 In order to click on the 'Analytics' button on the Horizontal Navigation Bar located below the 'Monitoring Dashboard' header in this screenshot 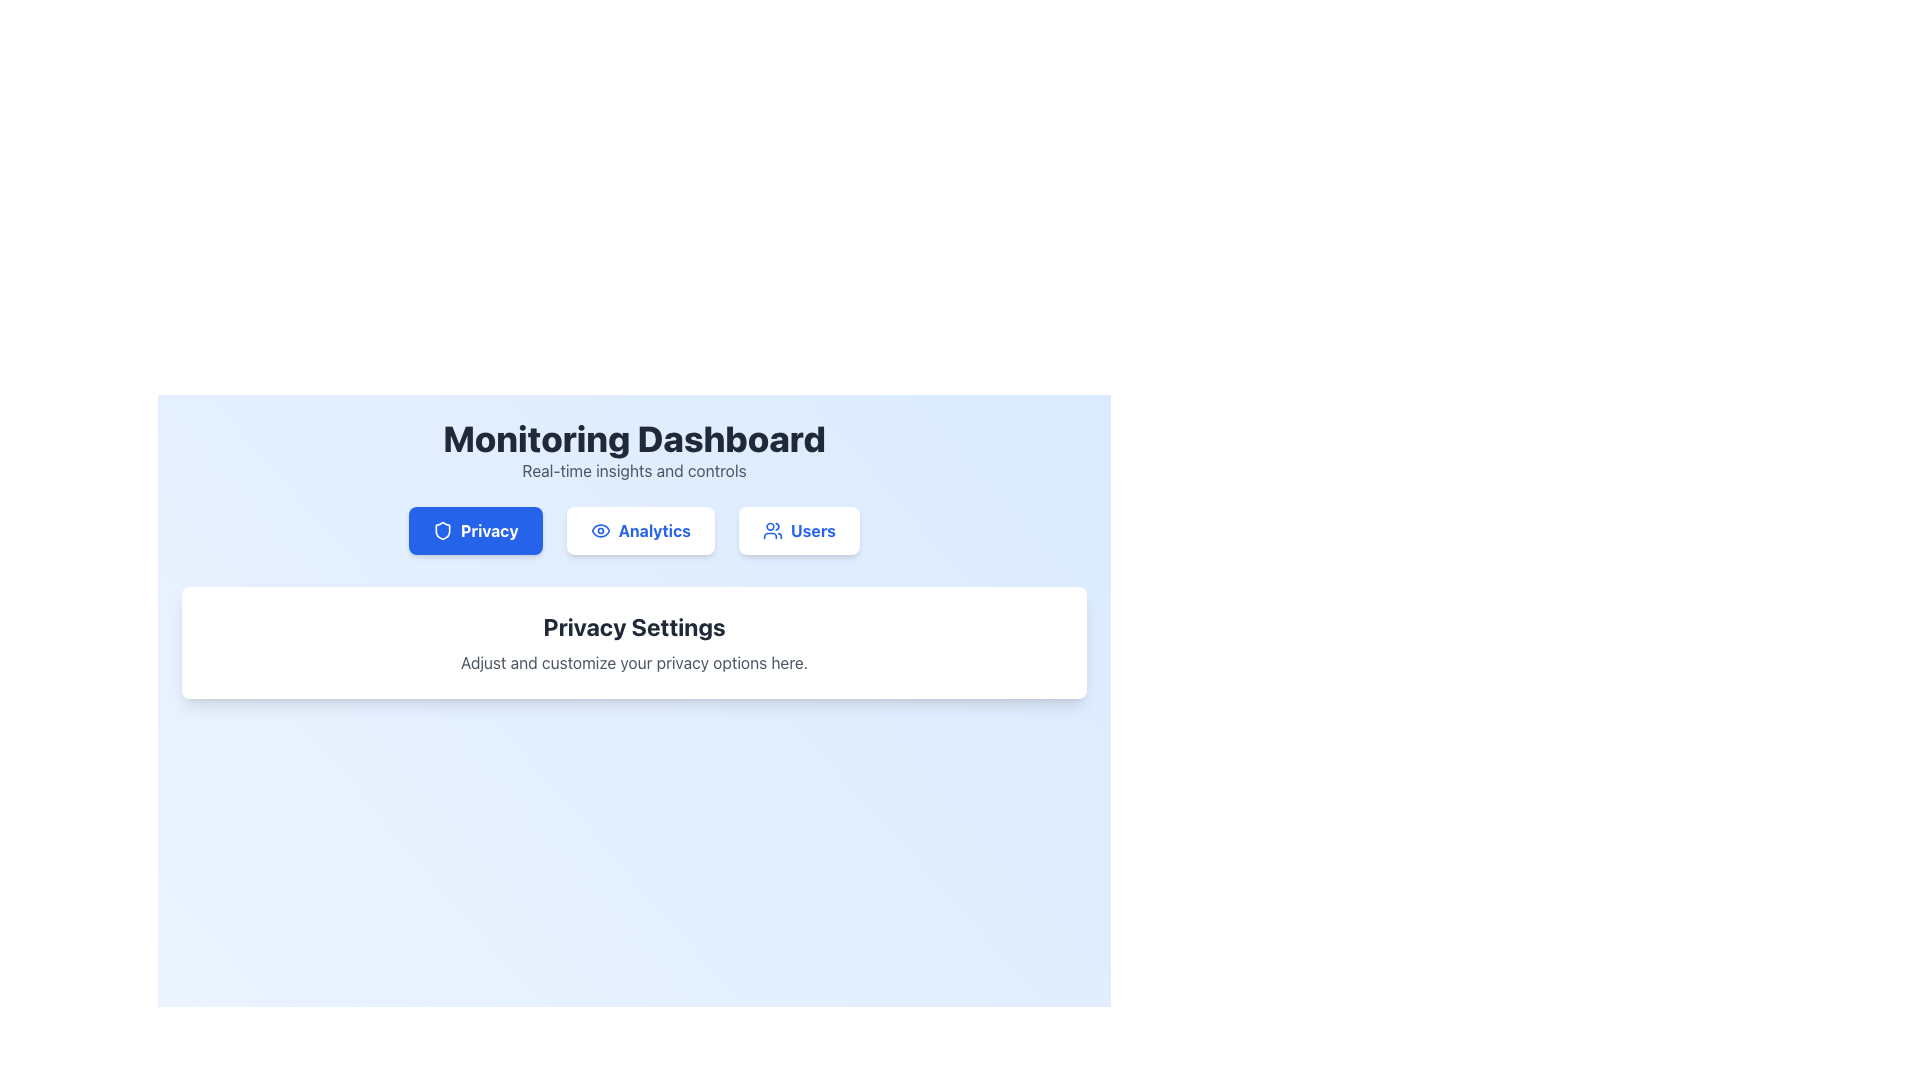, I will do `click(633, 530)`.